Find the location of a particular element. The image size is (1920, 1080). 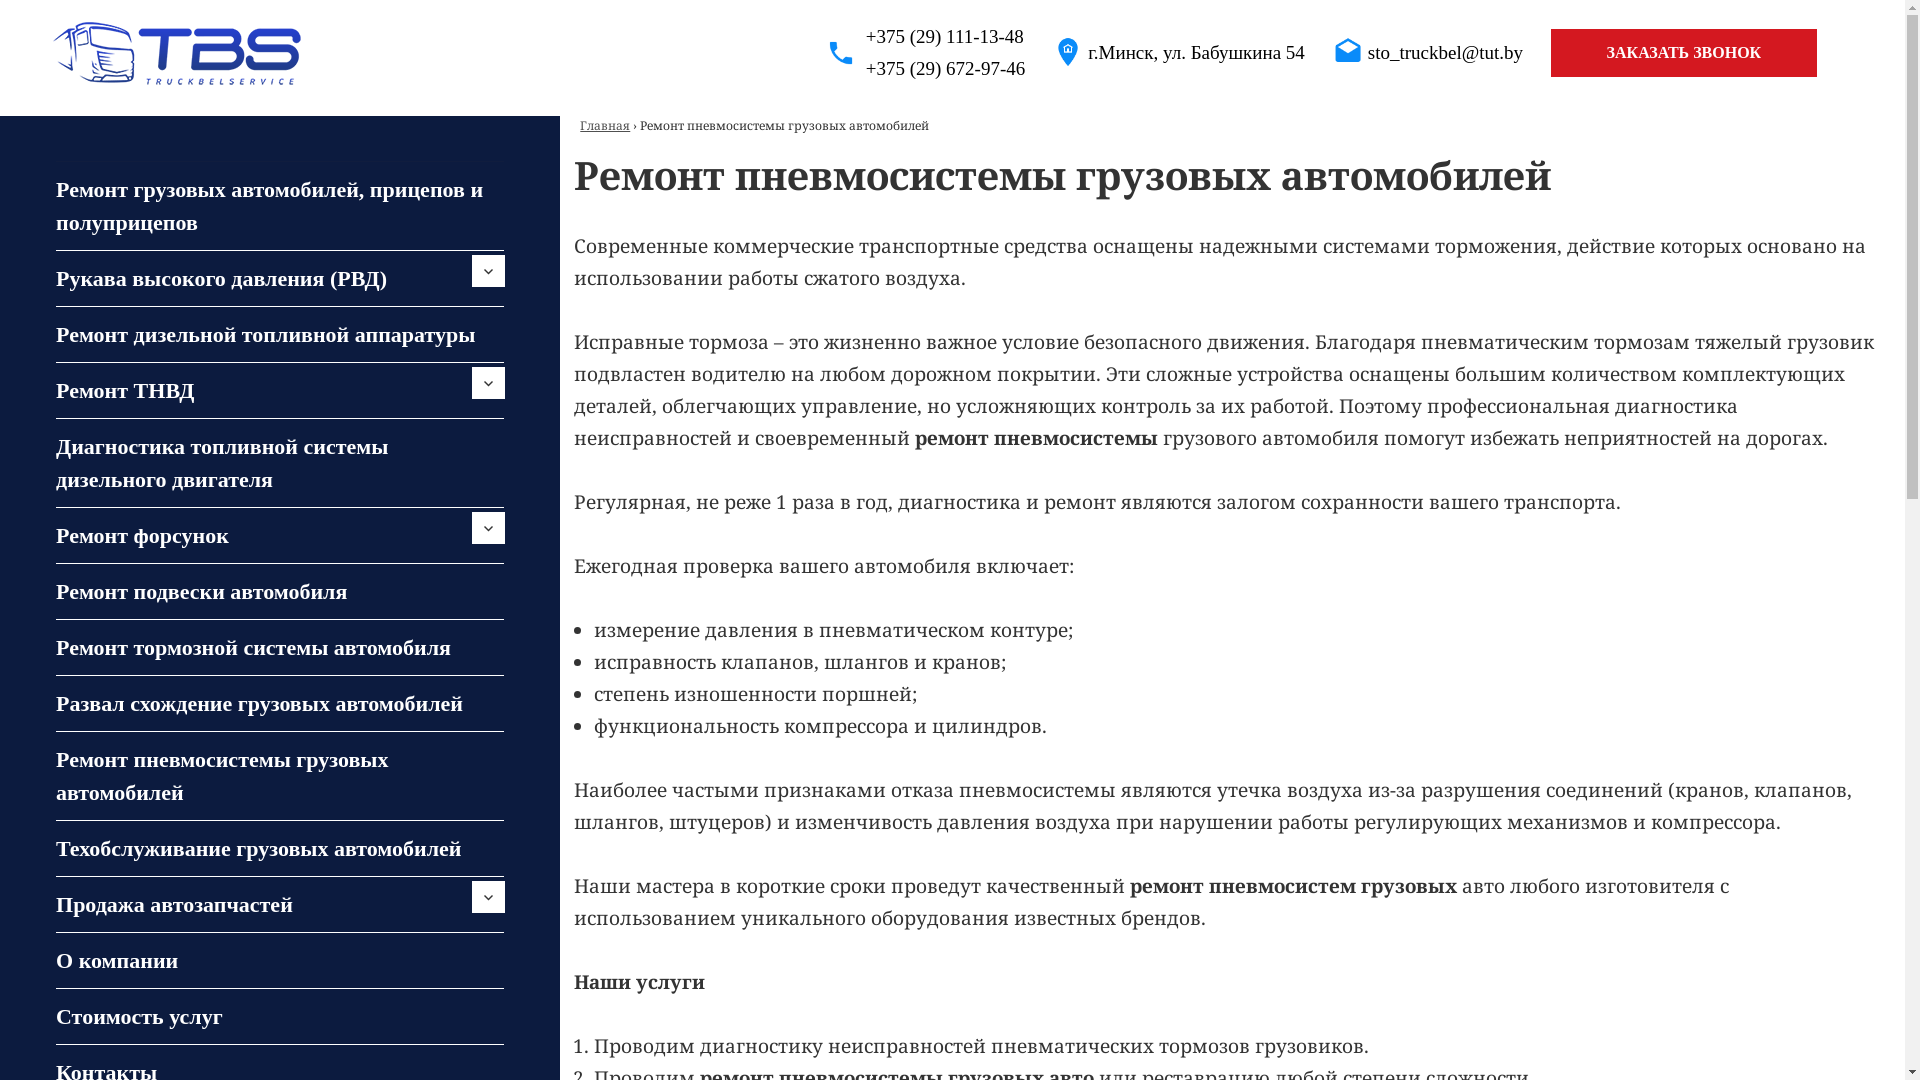

'expand child menu' is located at coordinates (488, 270).